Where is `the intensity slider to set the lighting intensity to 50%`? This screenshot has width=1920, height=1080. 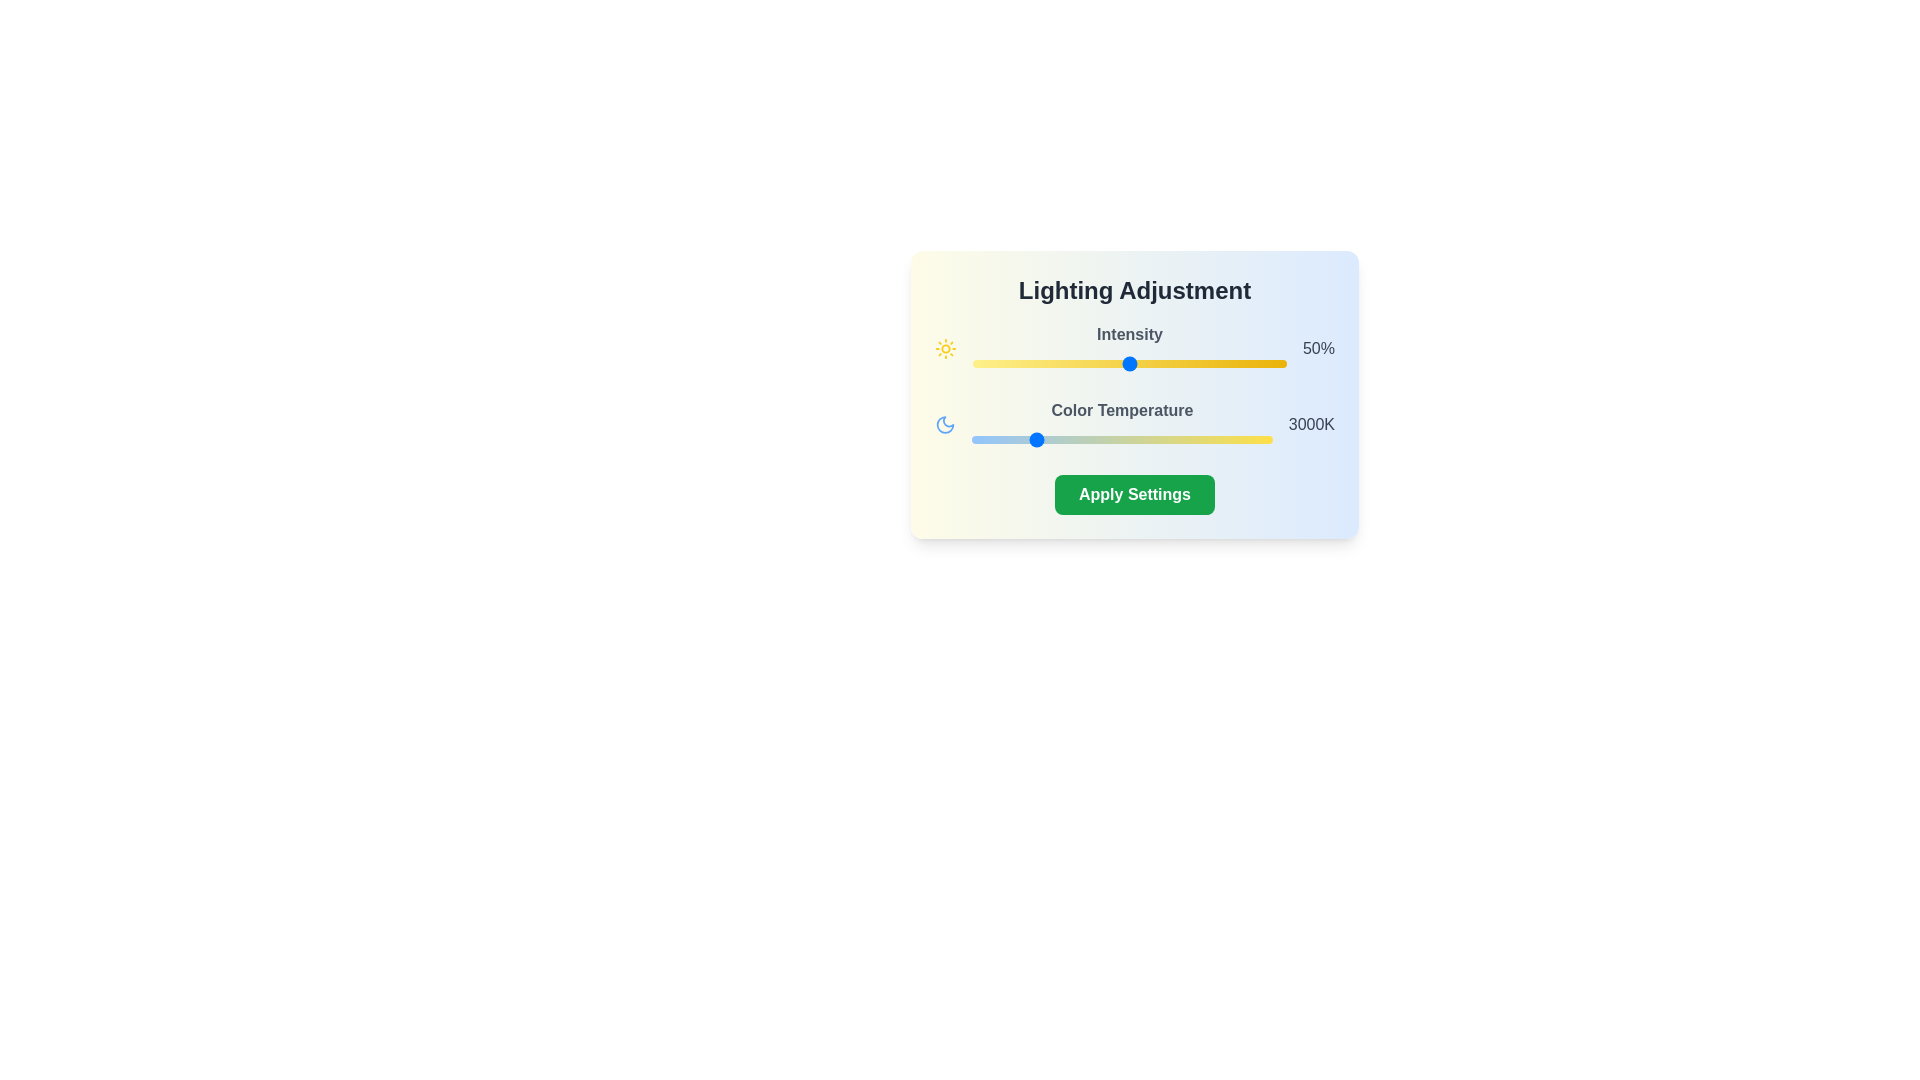 the intensity slider to set the lighting intensity to 50% is located at coordinates (1129, 363).